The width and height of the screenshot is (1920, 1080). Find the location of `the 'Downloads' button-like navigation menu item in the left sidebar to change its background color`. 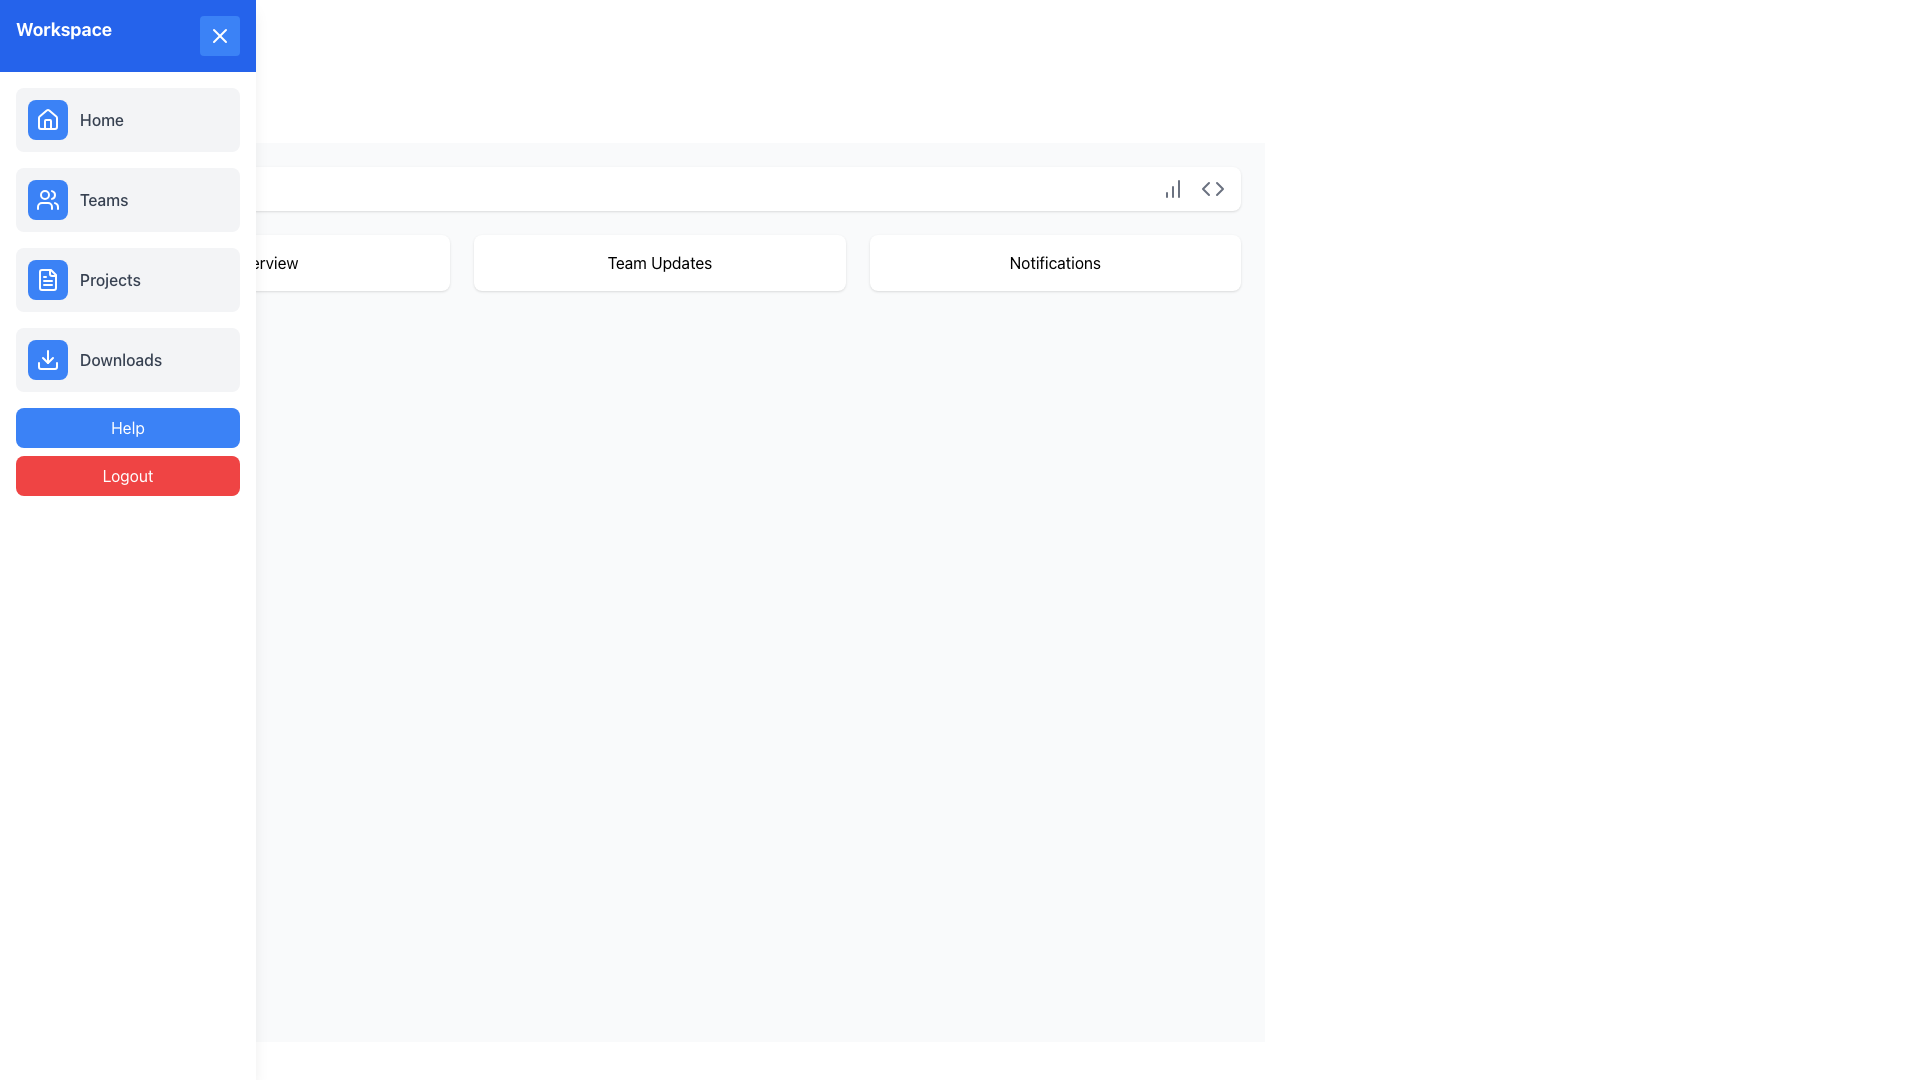

the 'Downloads' button-like navigation menu item in the left sidebar to change its background color is located at coordinates (127, 358).